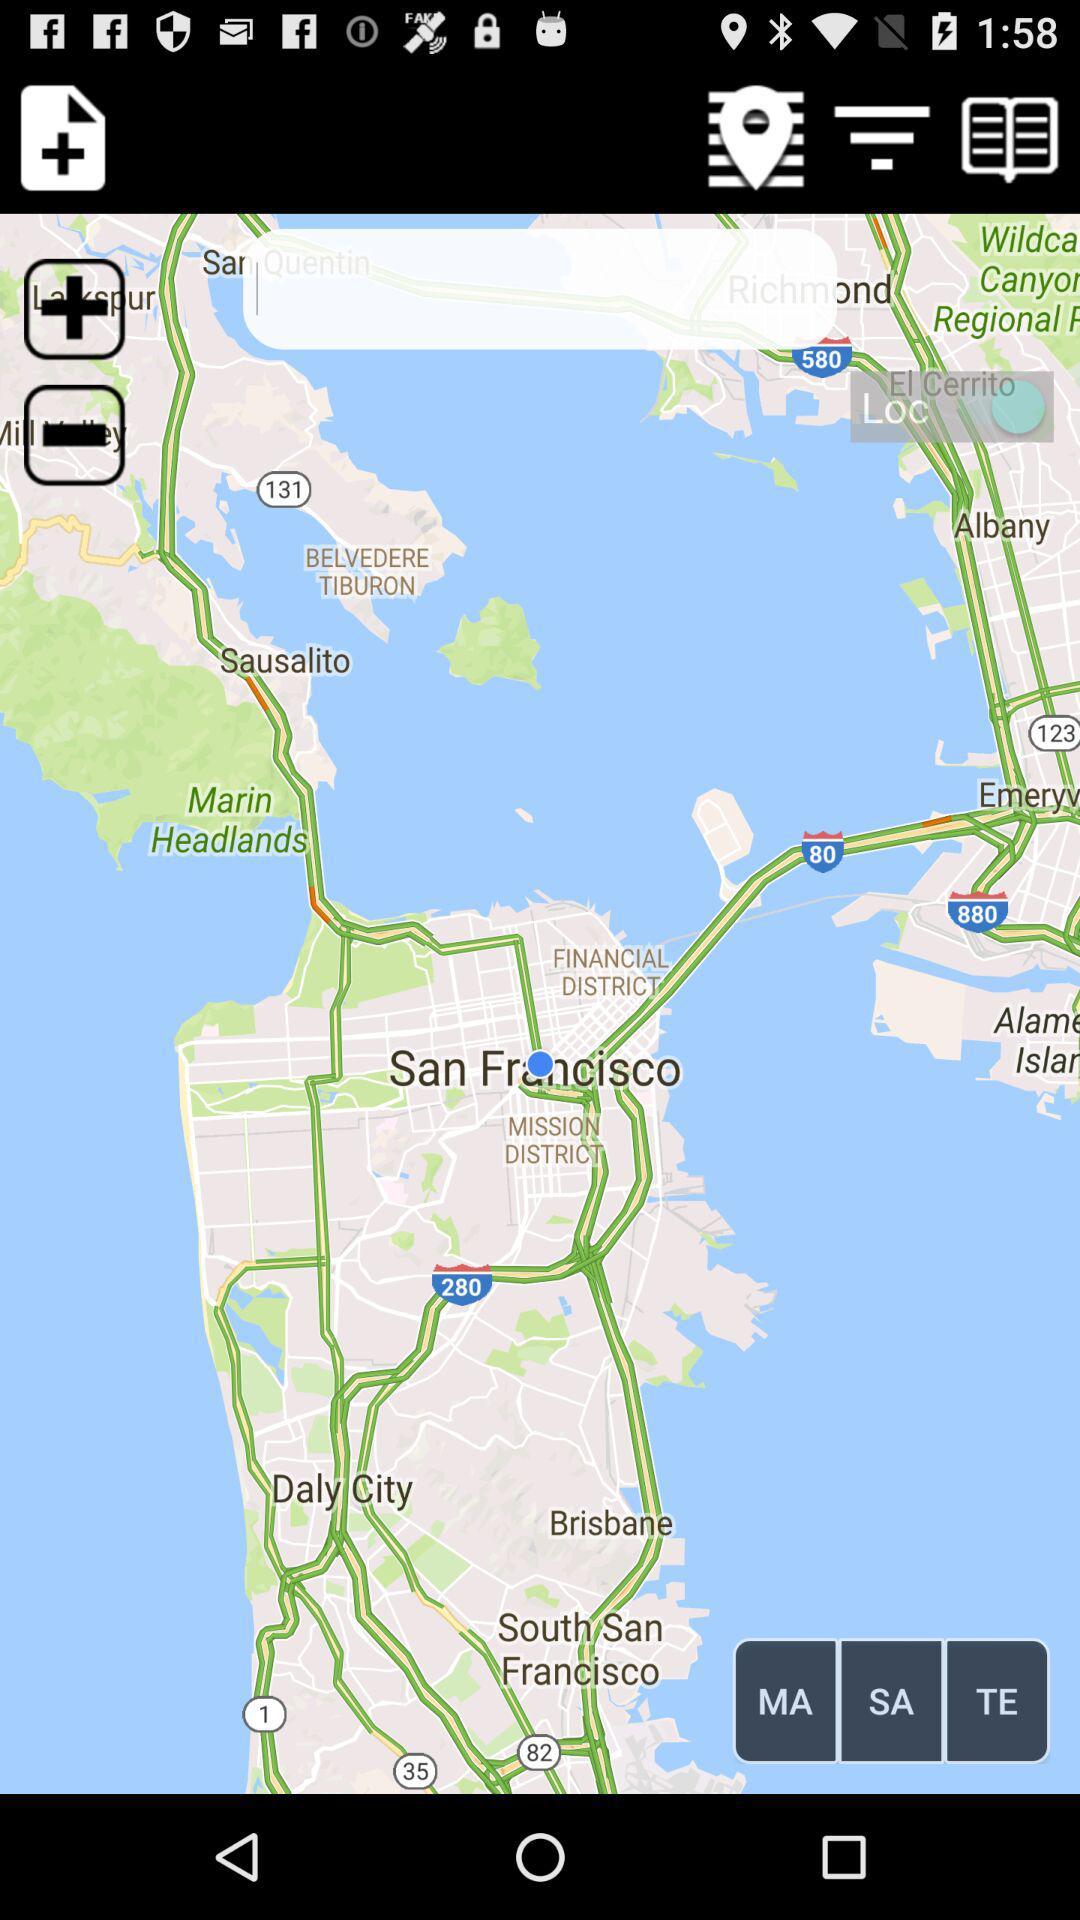 The height and width of the screenshot is (1920, 1080). I want to click on button to the left of sa icon, so click(784, 1699).